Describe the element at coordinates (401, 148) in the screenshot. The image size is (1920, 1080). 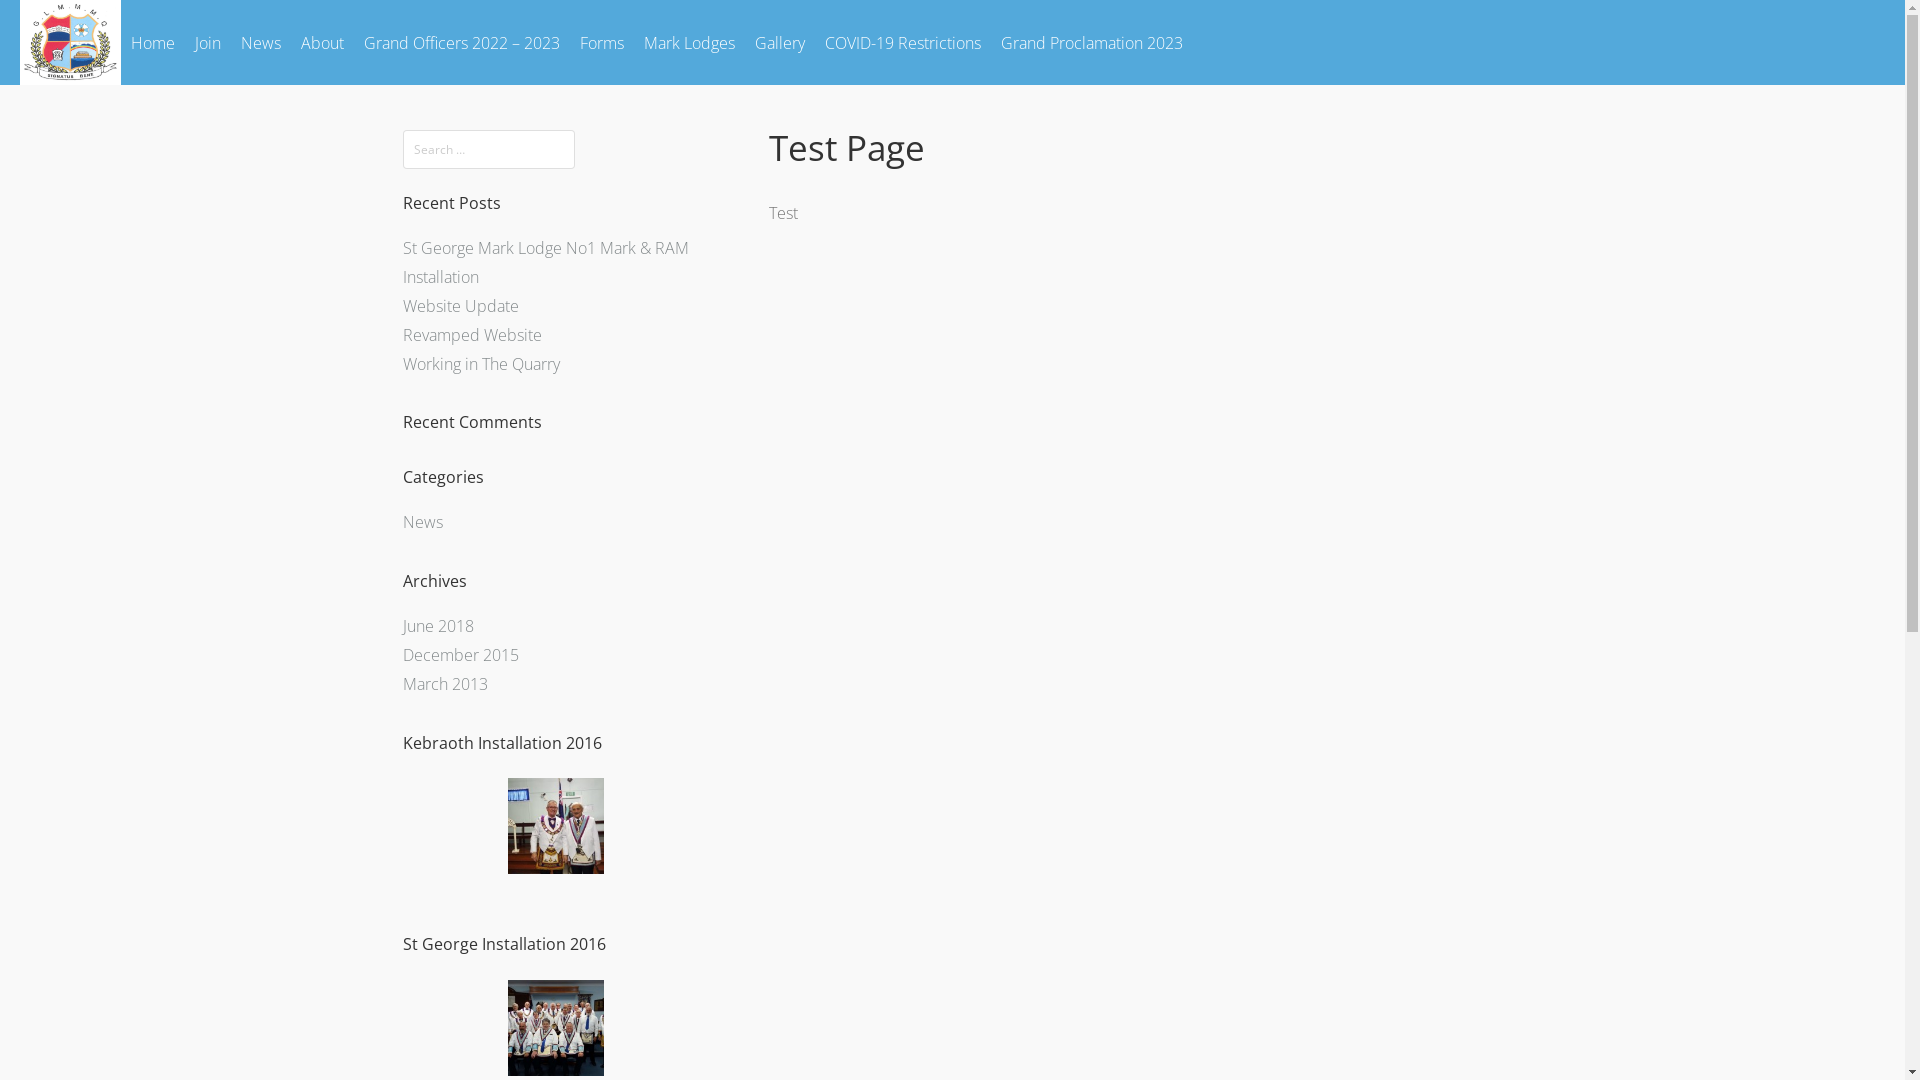
I see `'Search for:'` at that location.